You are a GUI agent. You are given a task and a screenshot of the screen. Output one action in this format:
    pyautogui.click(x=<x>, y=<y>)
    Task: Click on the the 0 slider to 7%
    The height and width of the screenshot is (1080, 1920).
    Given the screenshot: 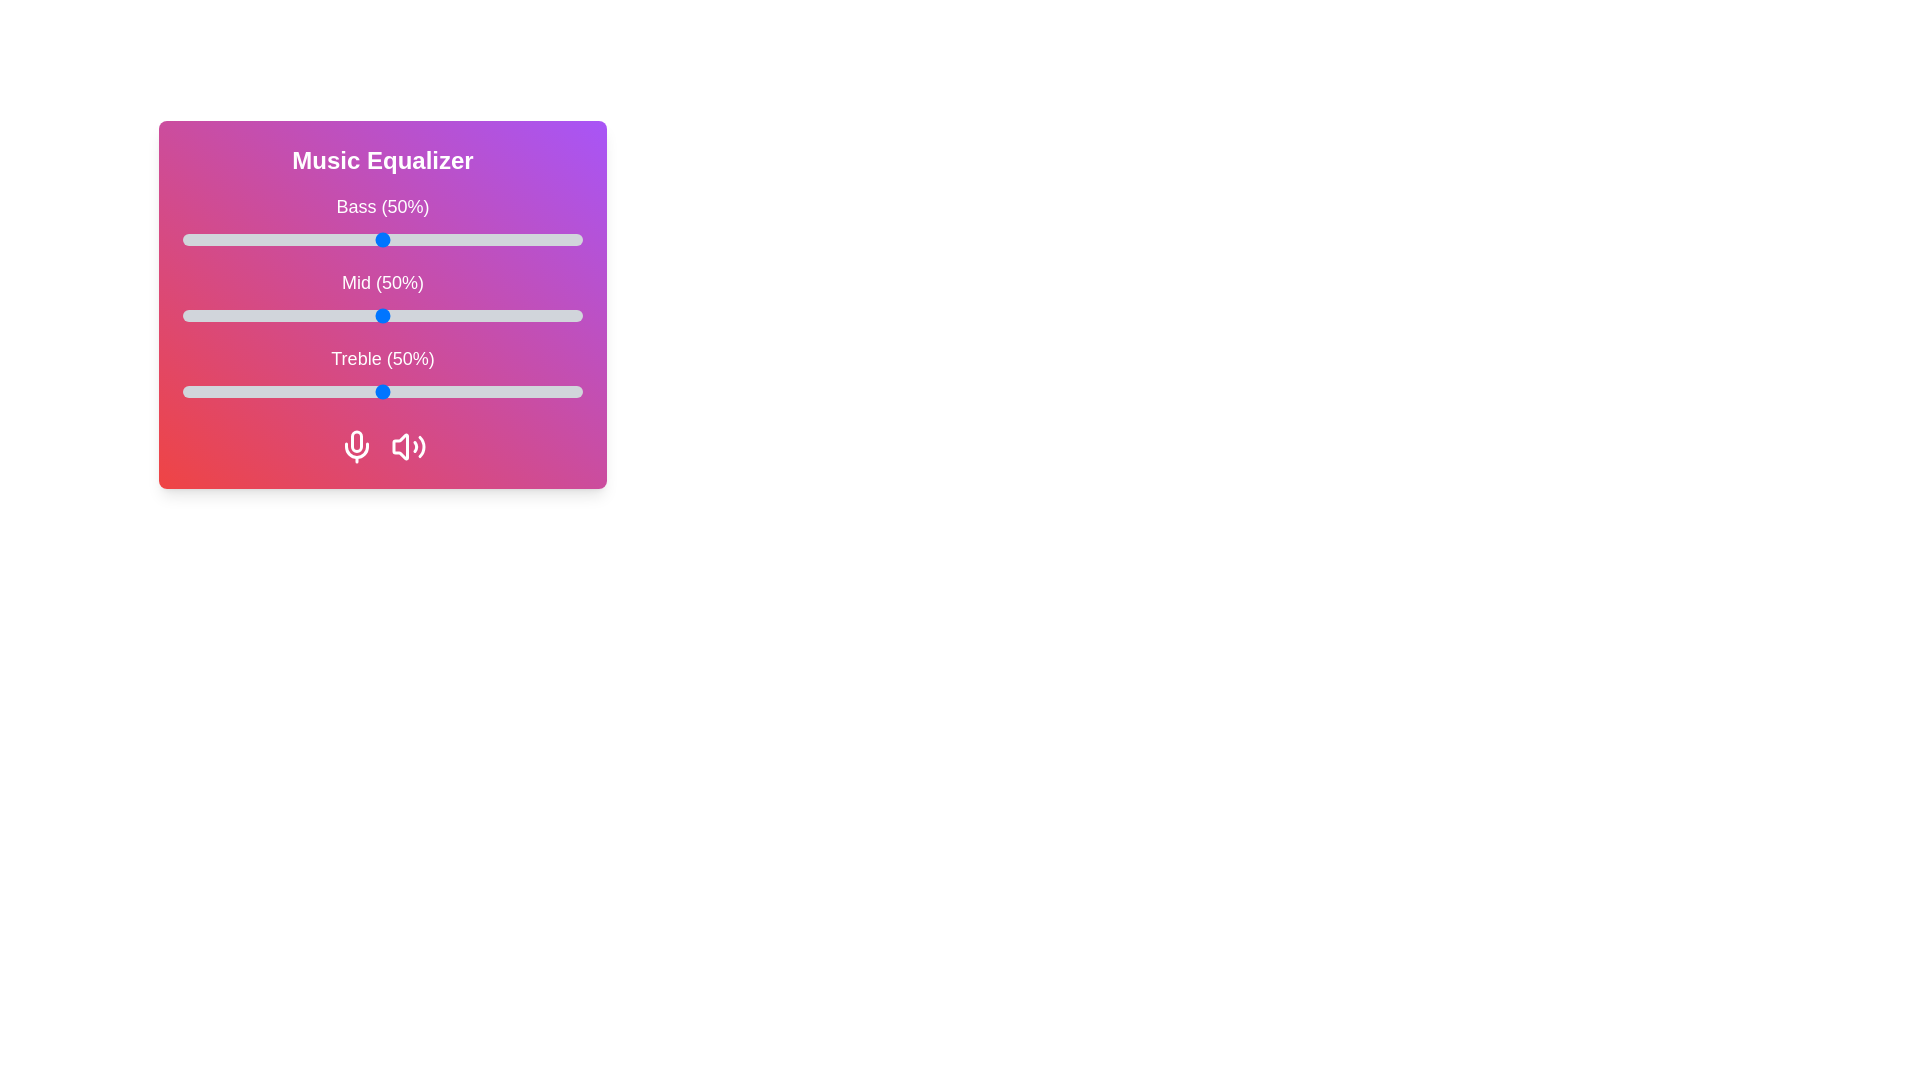 What is the action you would take?
    pyautogui.click(x=211, y=238)
    